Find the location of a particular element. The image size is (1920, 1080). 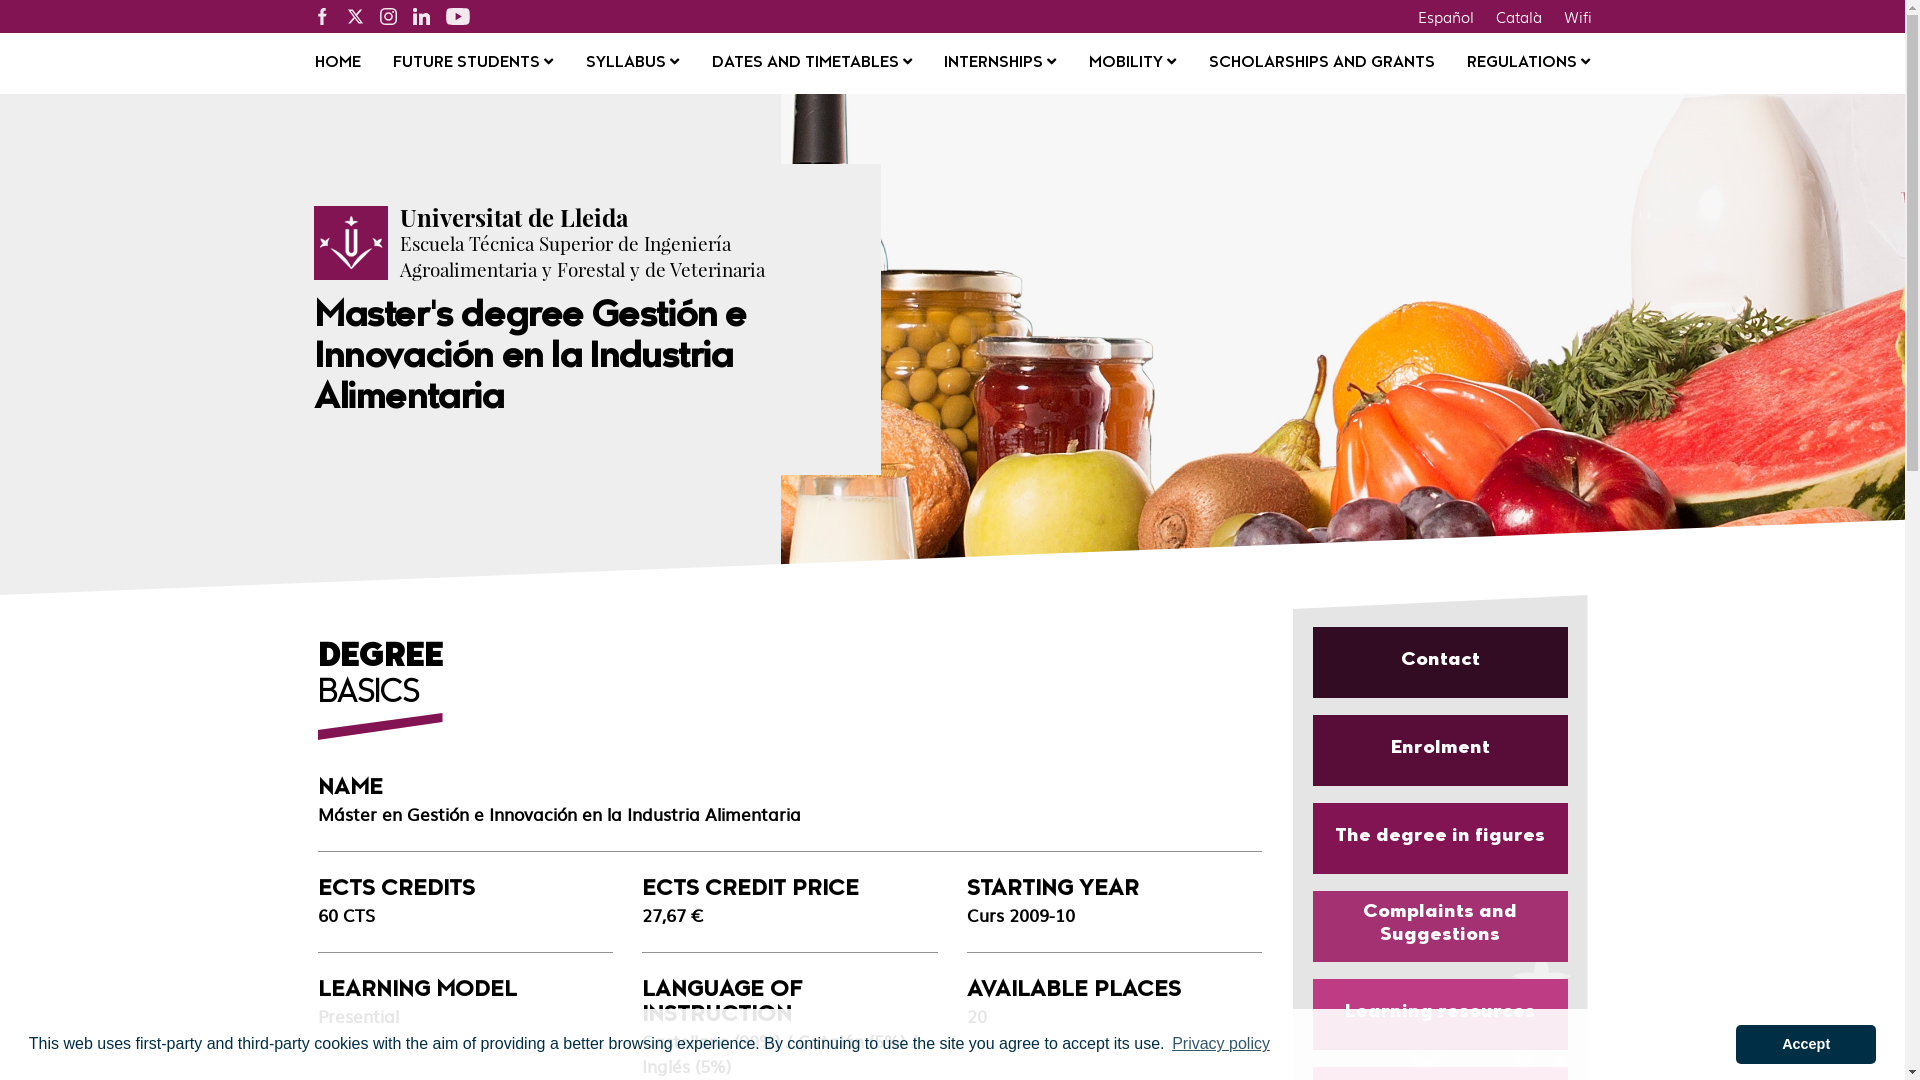

'SYLLABUS' is located at coordinates (631, 62).